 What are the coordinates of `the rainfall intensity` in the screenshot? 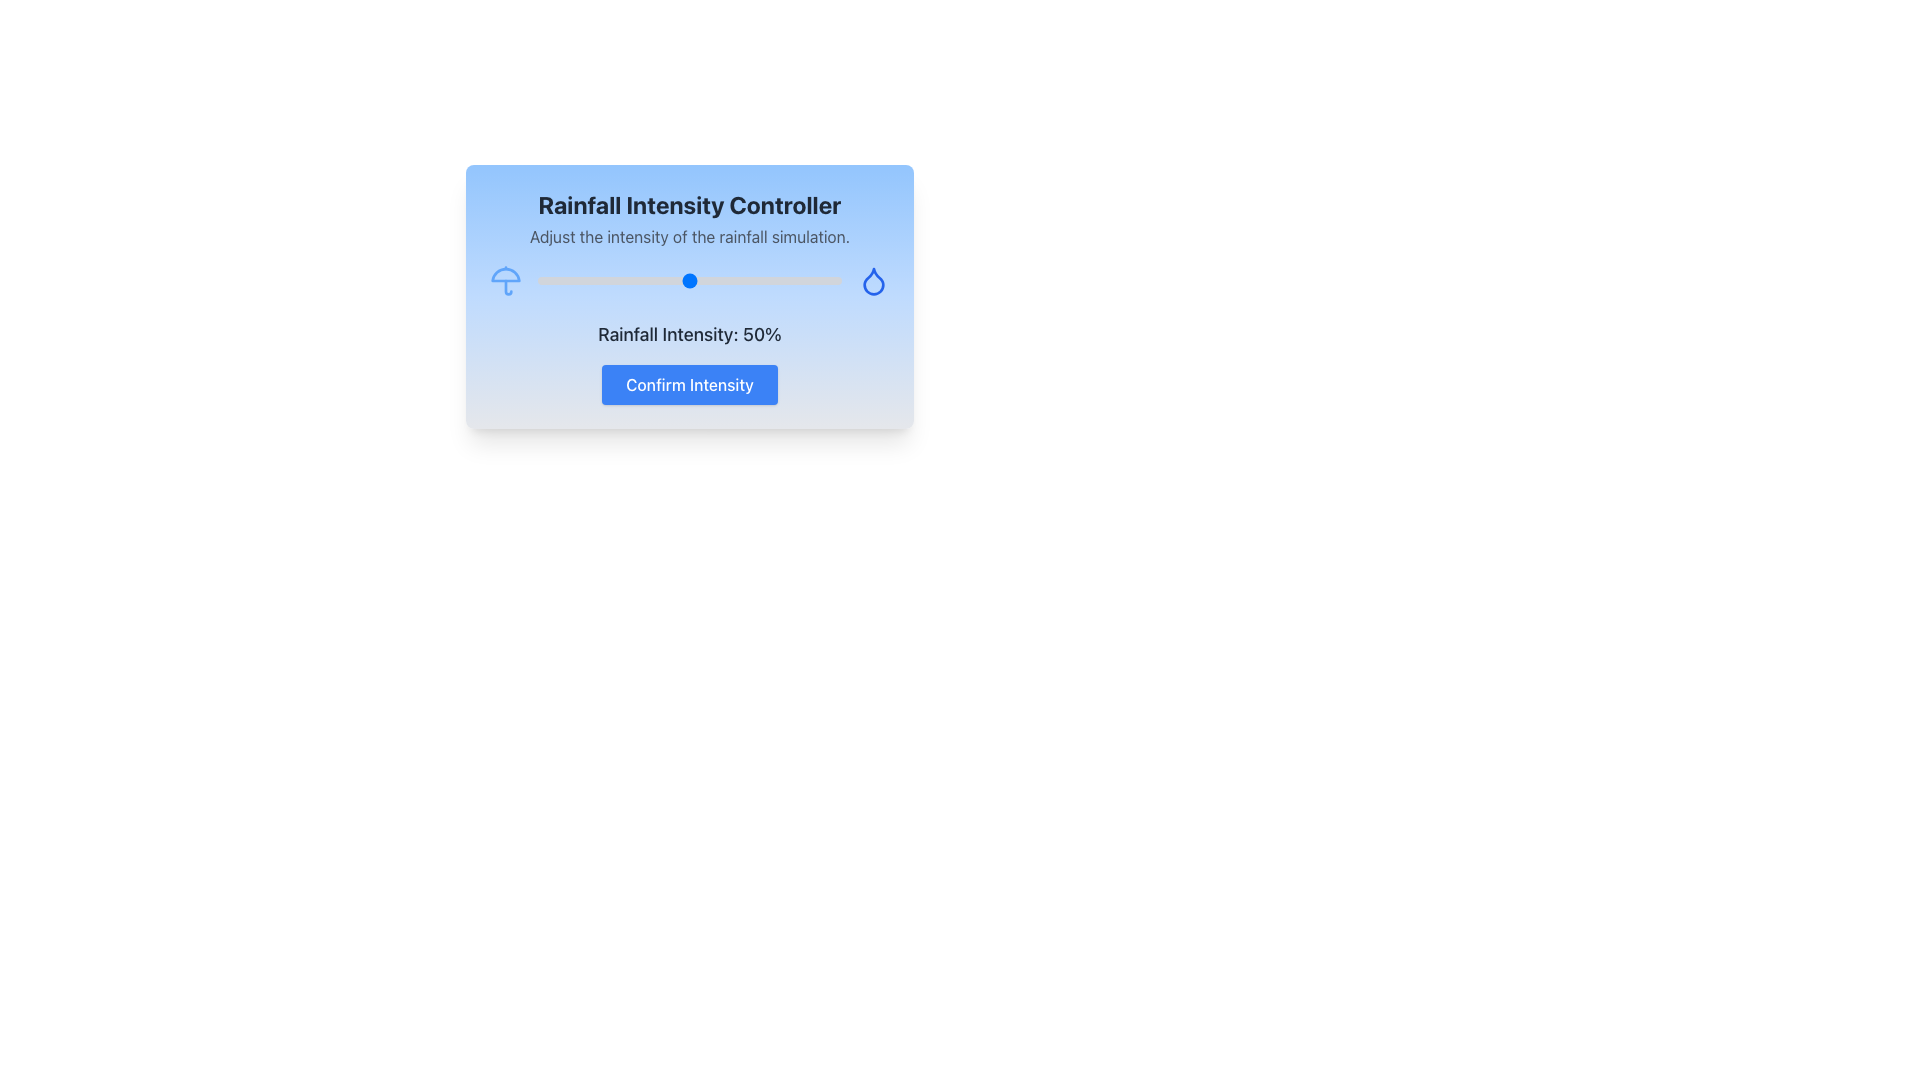 It's located at (641, 281).